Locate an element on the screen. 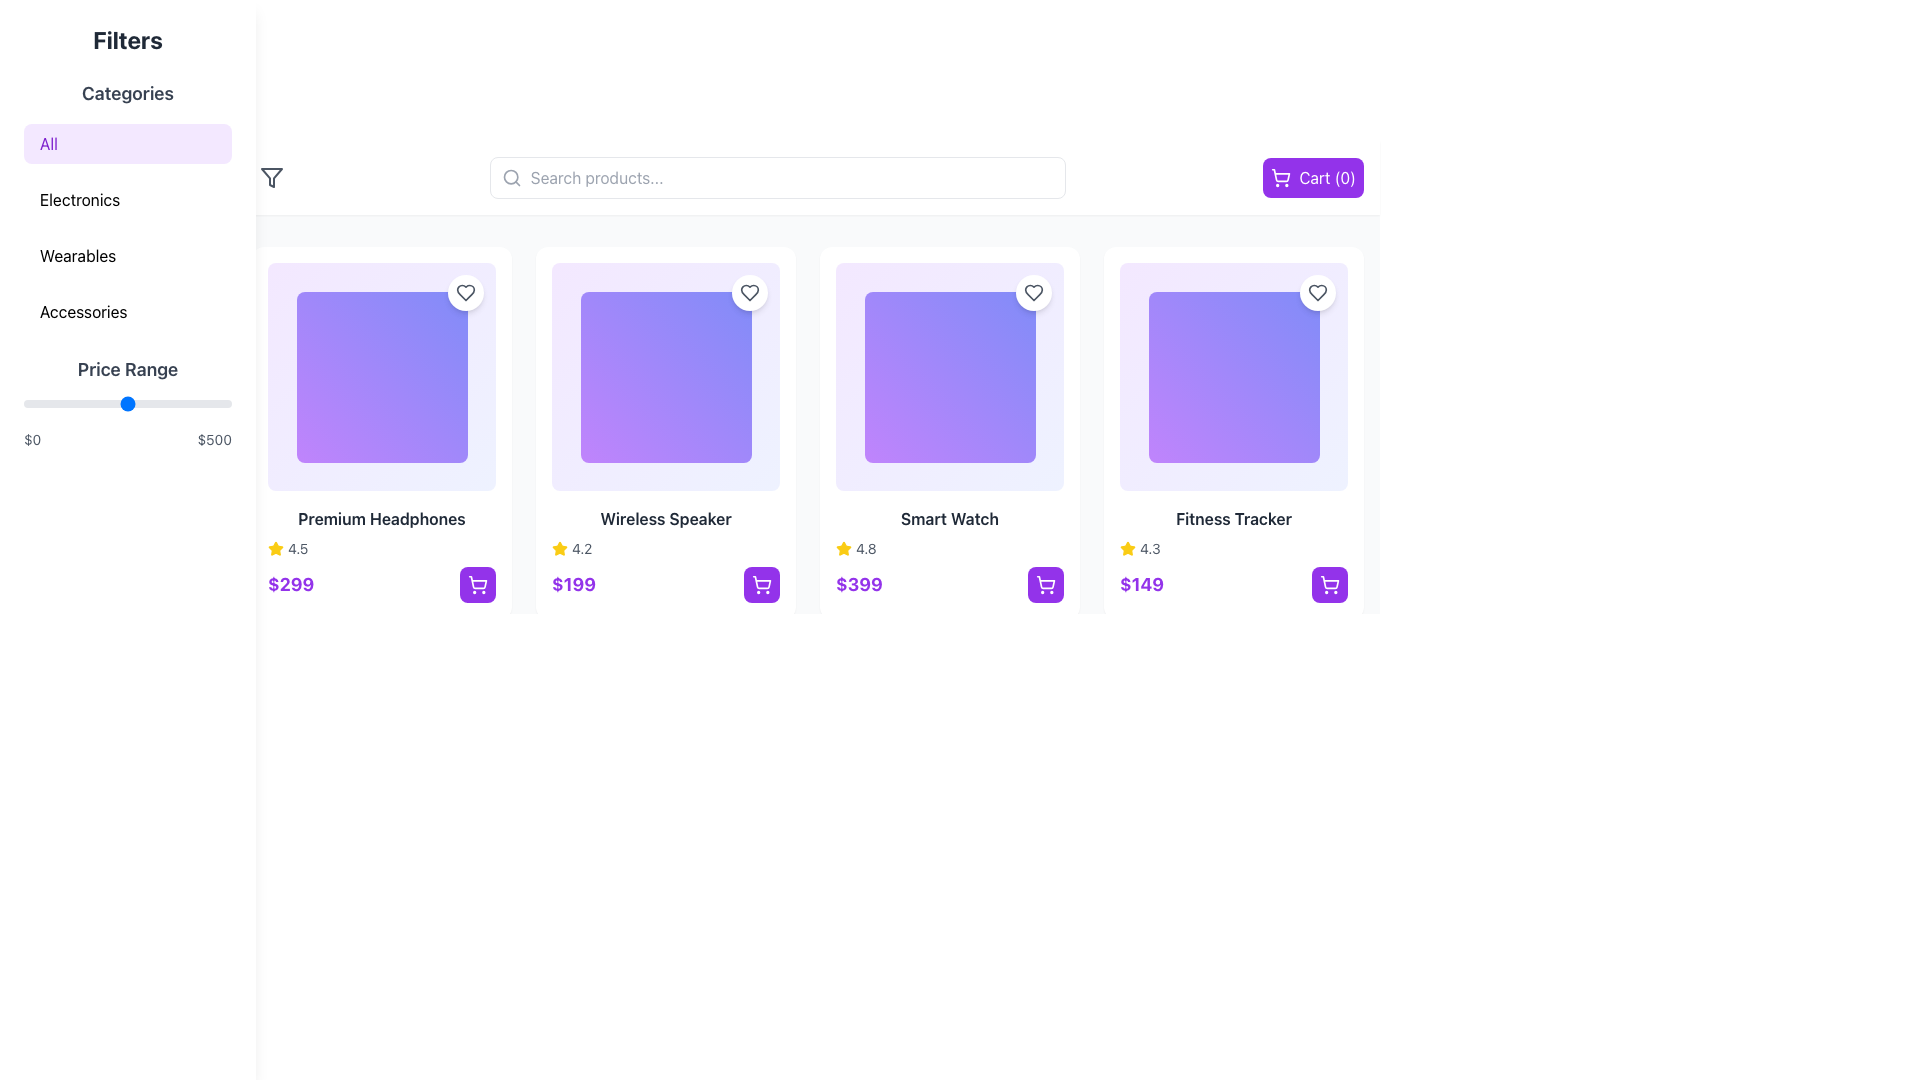 This screenshot has width=1920, height=1080. the text label displaying 'Premium Headphones' which is located at the bottom part of its product card, centered horizontally, in bold dark gray font is located at coordinates (382, 518).